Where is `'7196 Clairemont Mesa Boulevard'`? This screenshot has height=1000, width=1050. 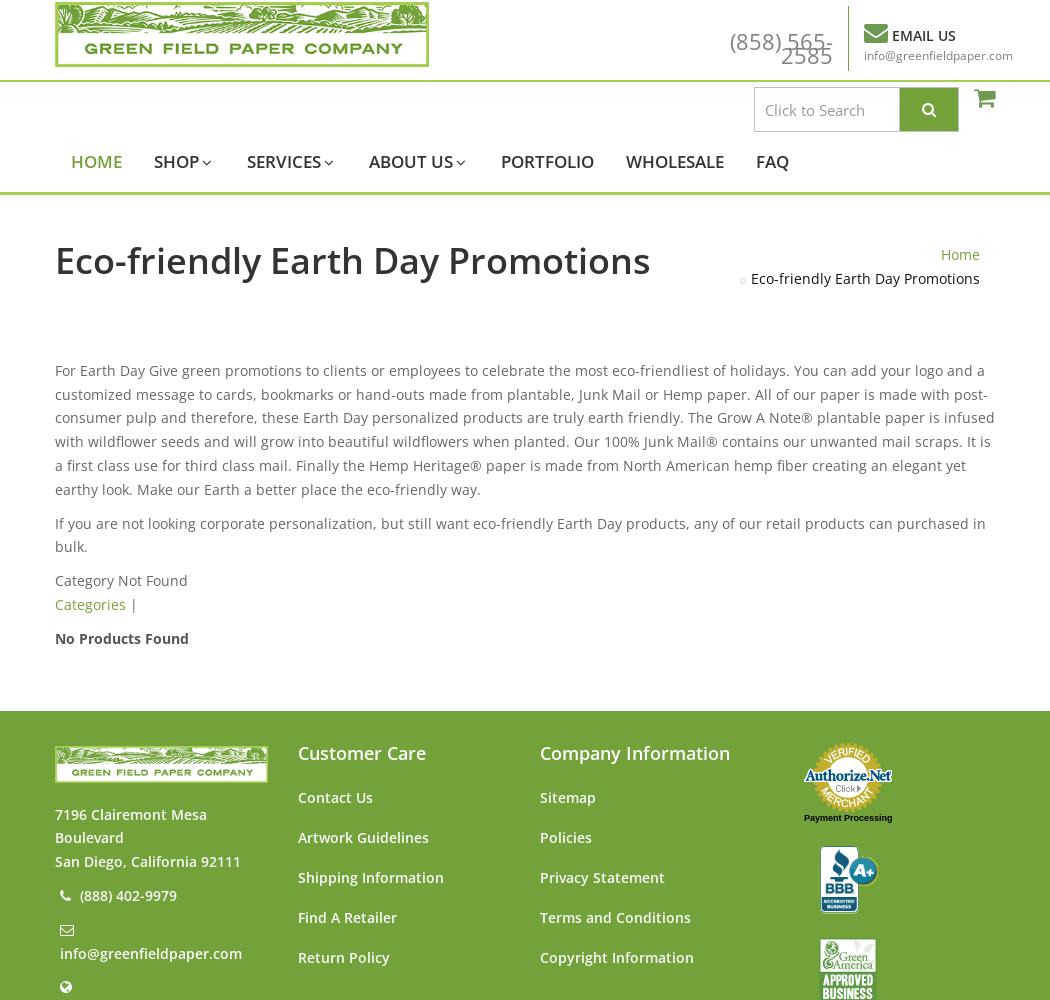 '7196 Clairemont Mesa Boulevard' is located at coordinates (130, 824).